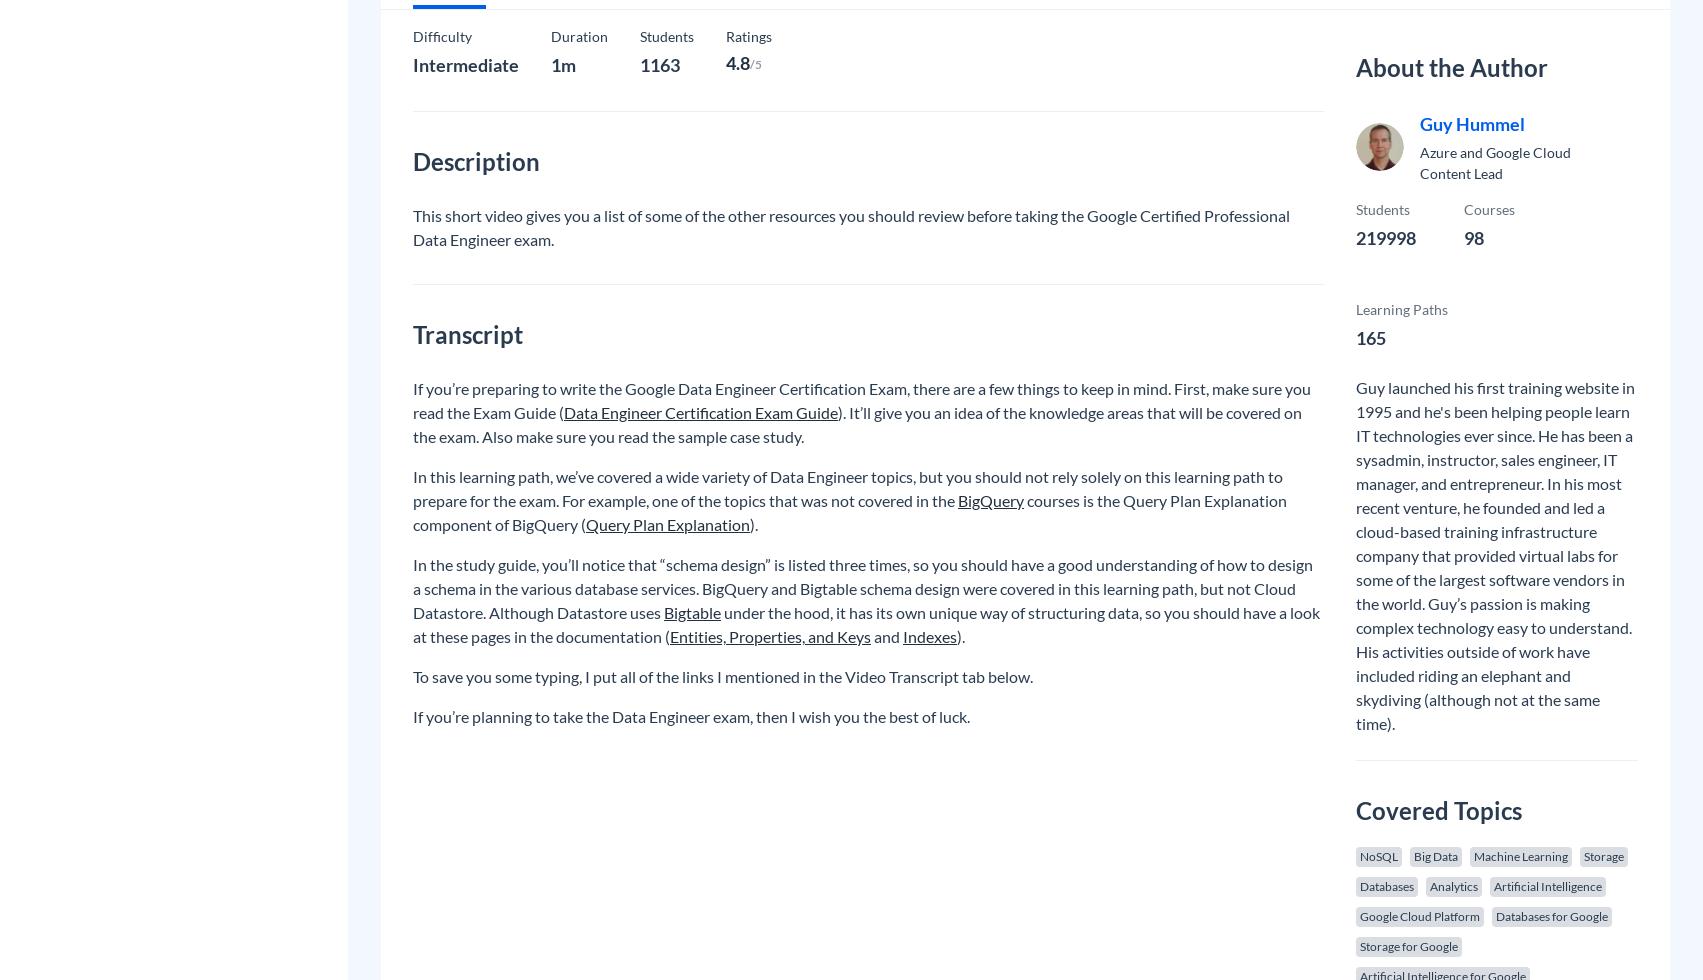  I want to click on 'Guy launched his first training website in 1995 and he's been helping people learn IT technologies ever since. He has been a sysadmin, instructor, sales engineer, IT manager, and entrepreneur. In his most recent venture, he founded and led a cloud-based training infrastructure company that provided virtual labs for some of the largest software vendors in the world. Guy’s passion is making complex technology easy to understand. His activities outside of work have included riding an elephant and skydiving (although not at the same time).', so click(1494, 555).